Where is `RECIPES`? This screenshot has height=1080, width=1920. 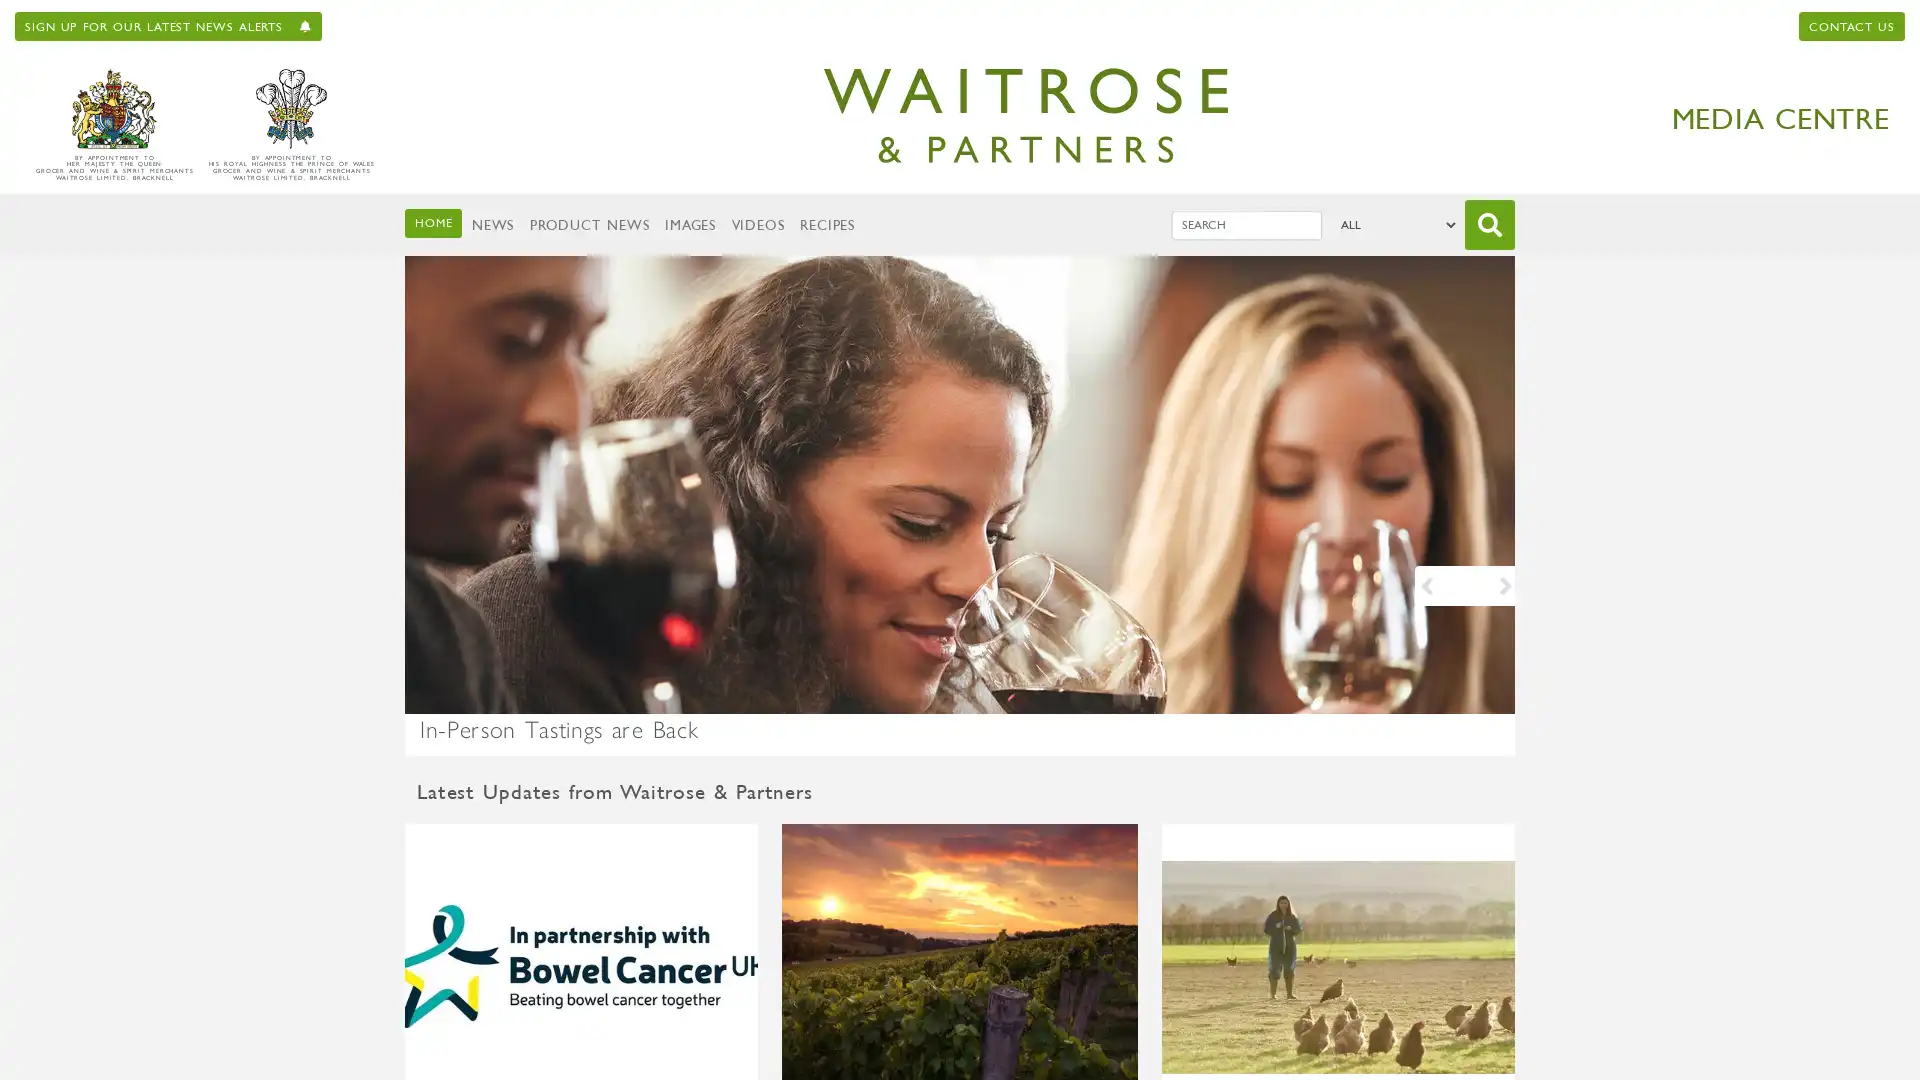 RECIPES is located at coordinates (827, 224).